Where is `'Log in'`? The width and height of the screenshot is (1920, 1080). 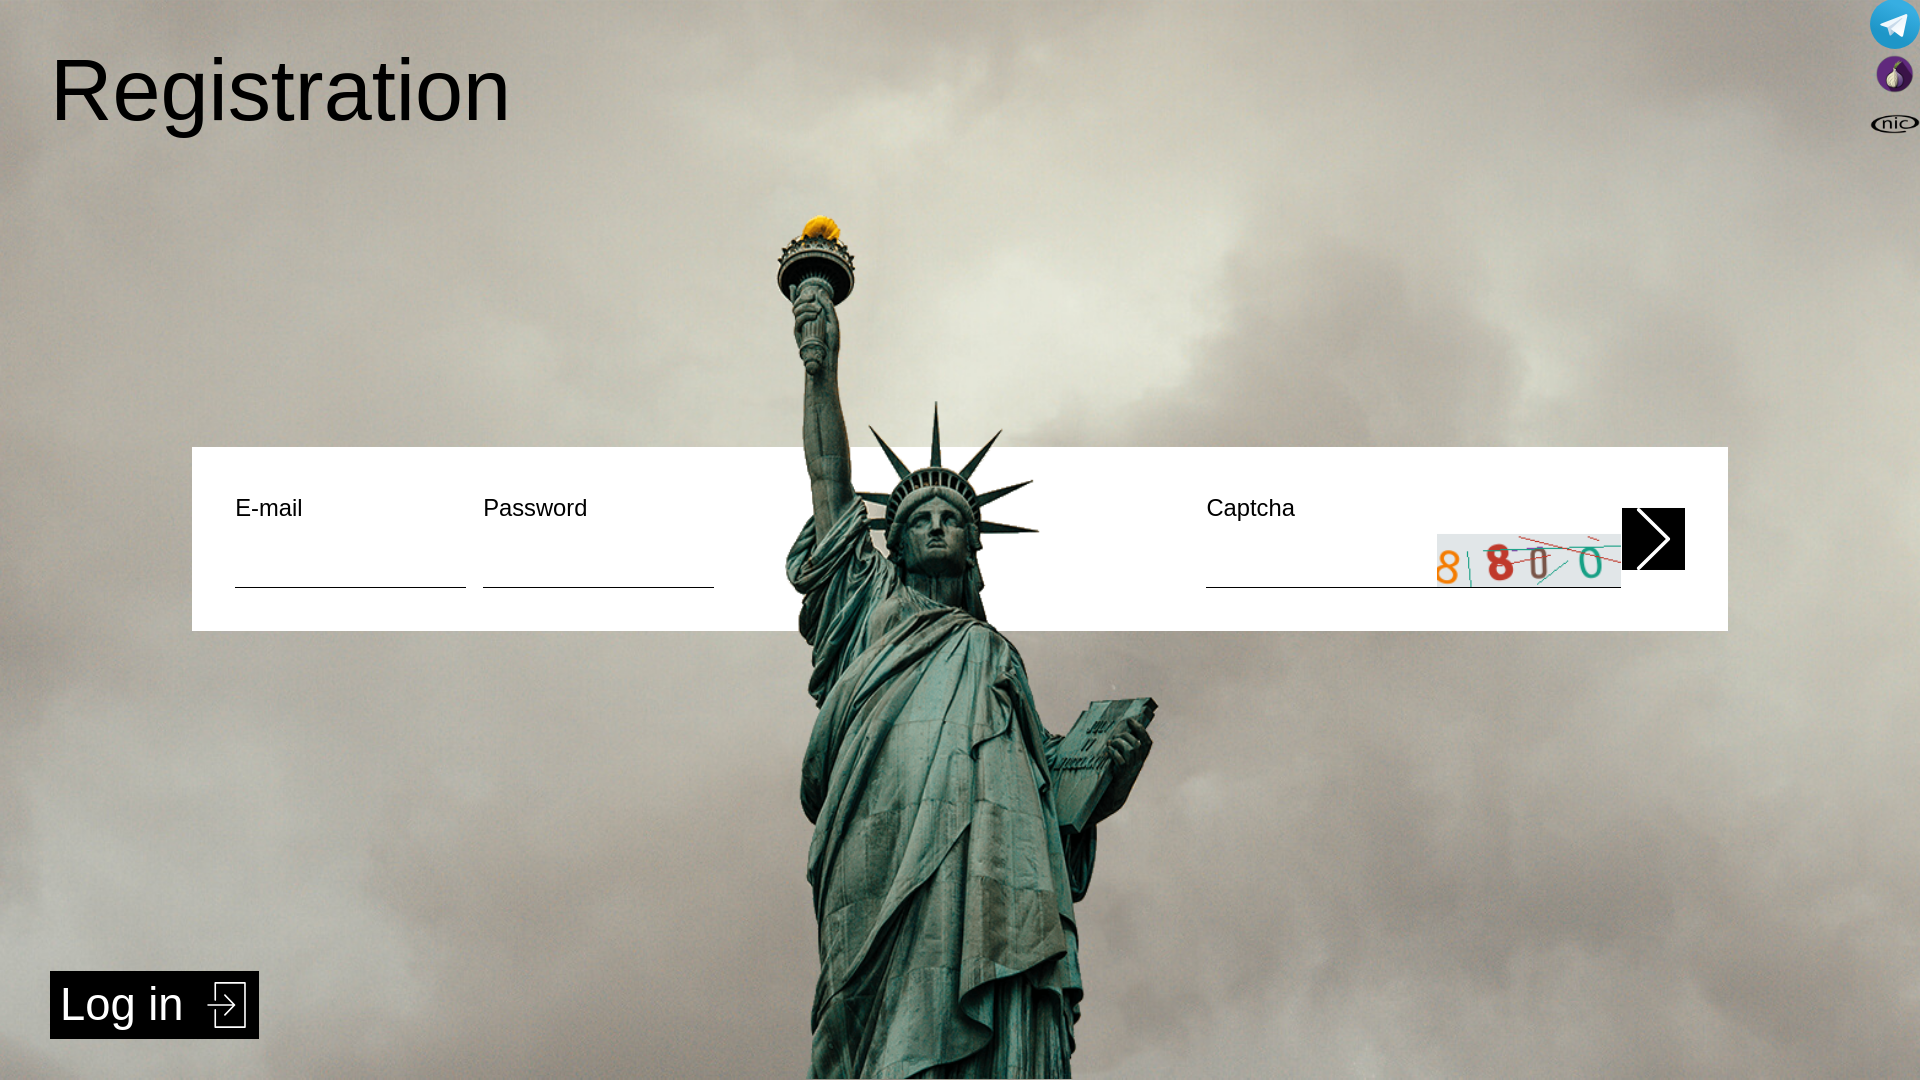 'Log in' is located at coordinates (153, 1005).